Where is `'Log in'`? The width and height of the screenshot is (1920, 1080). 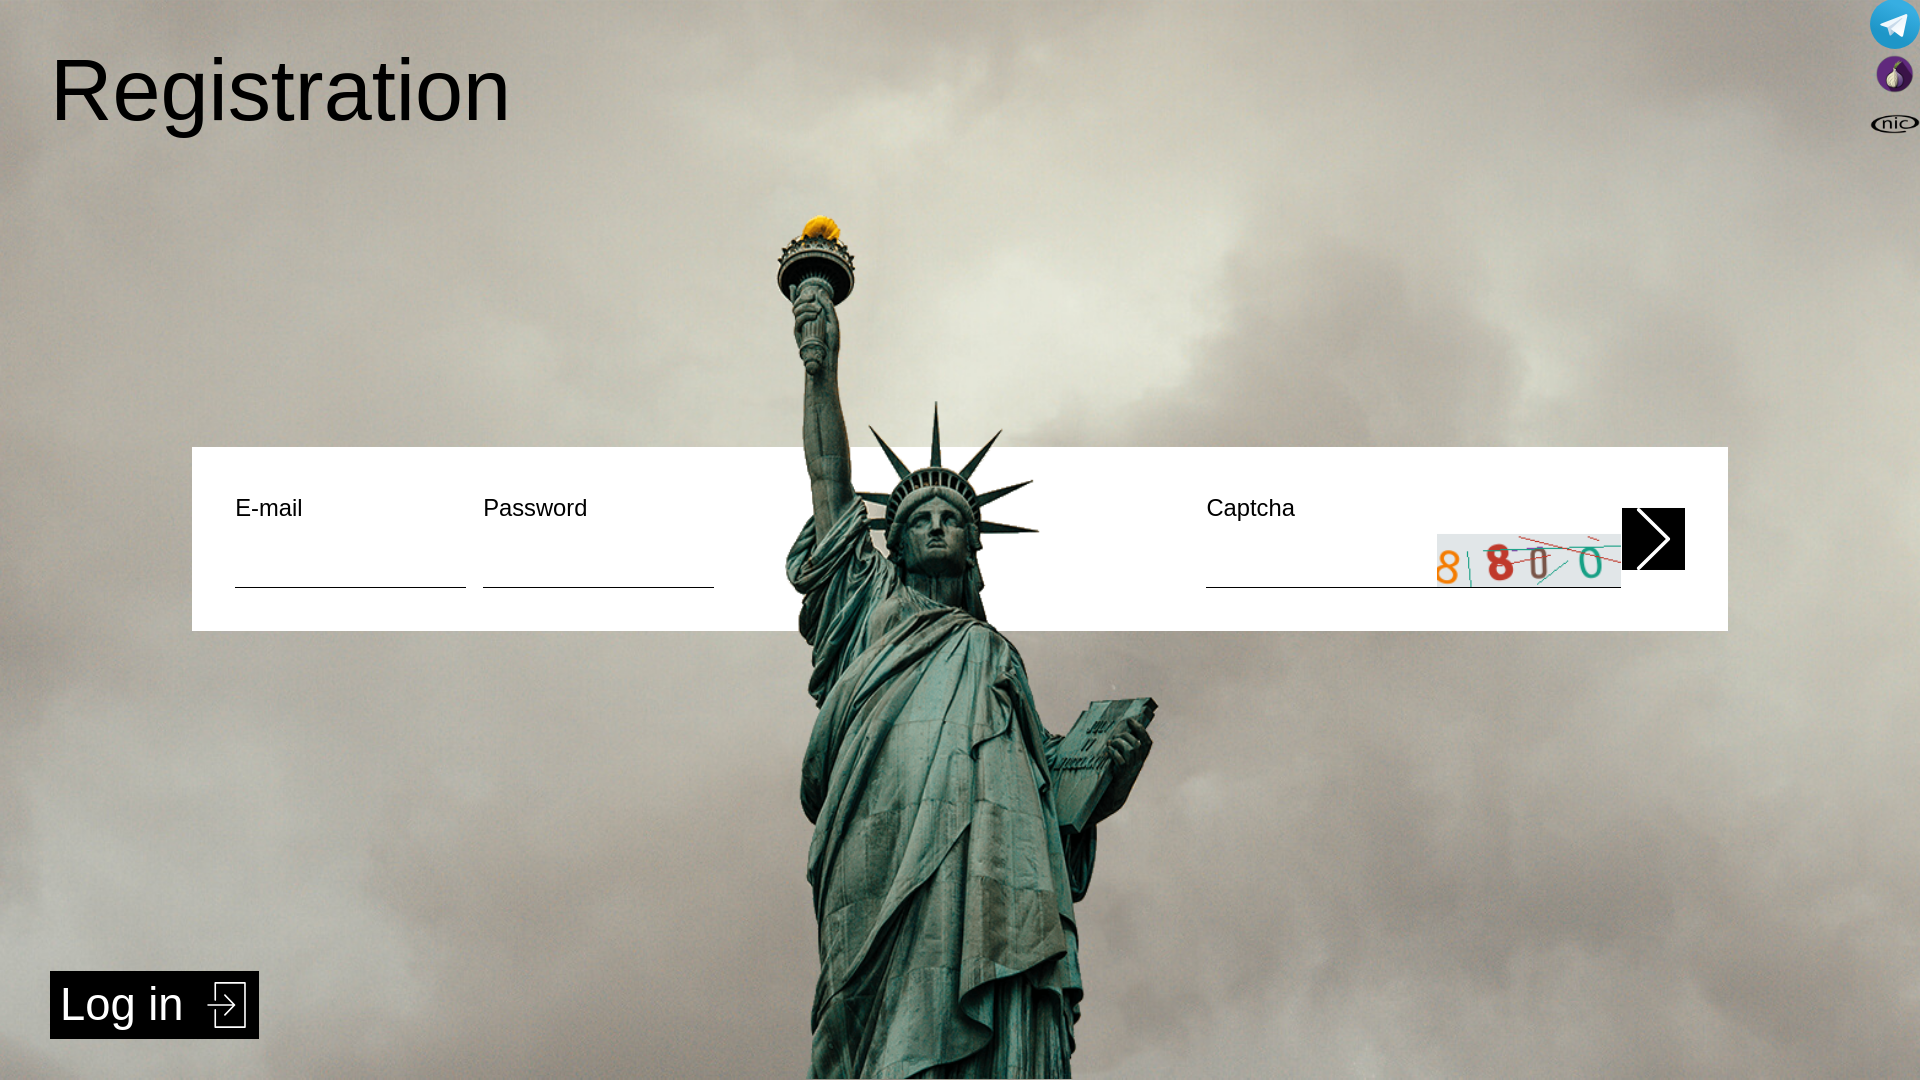 'Log in' is located at coordinates (153, 1005).